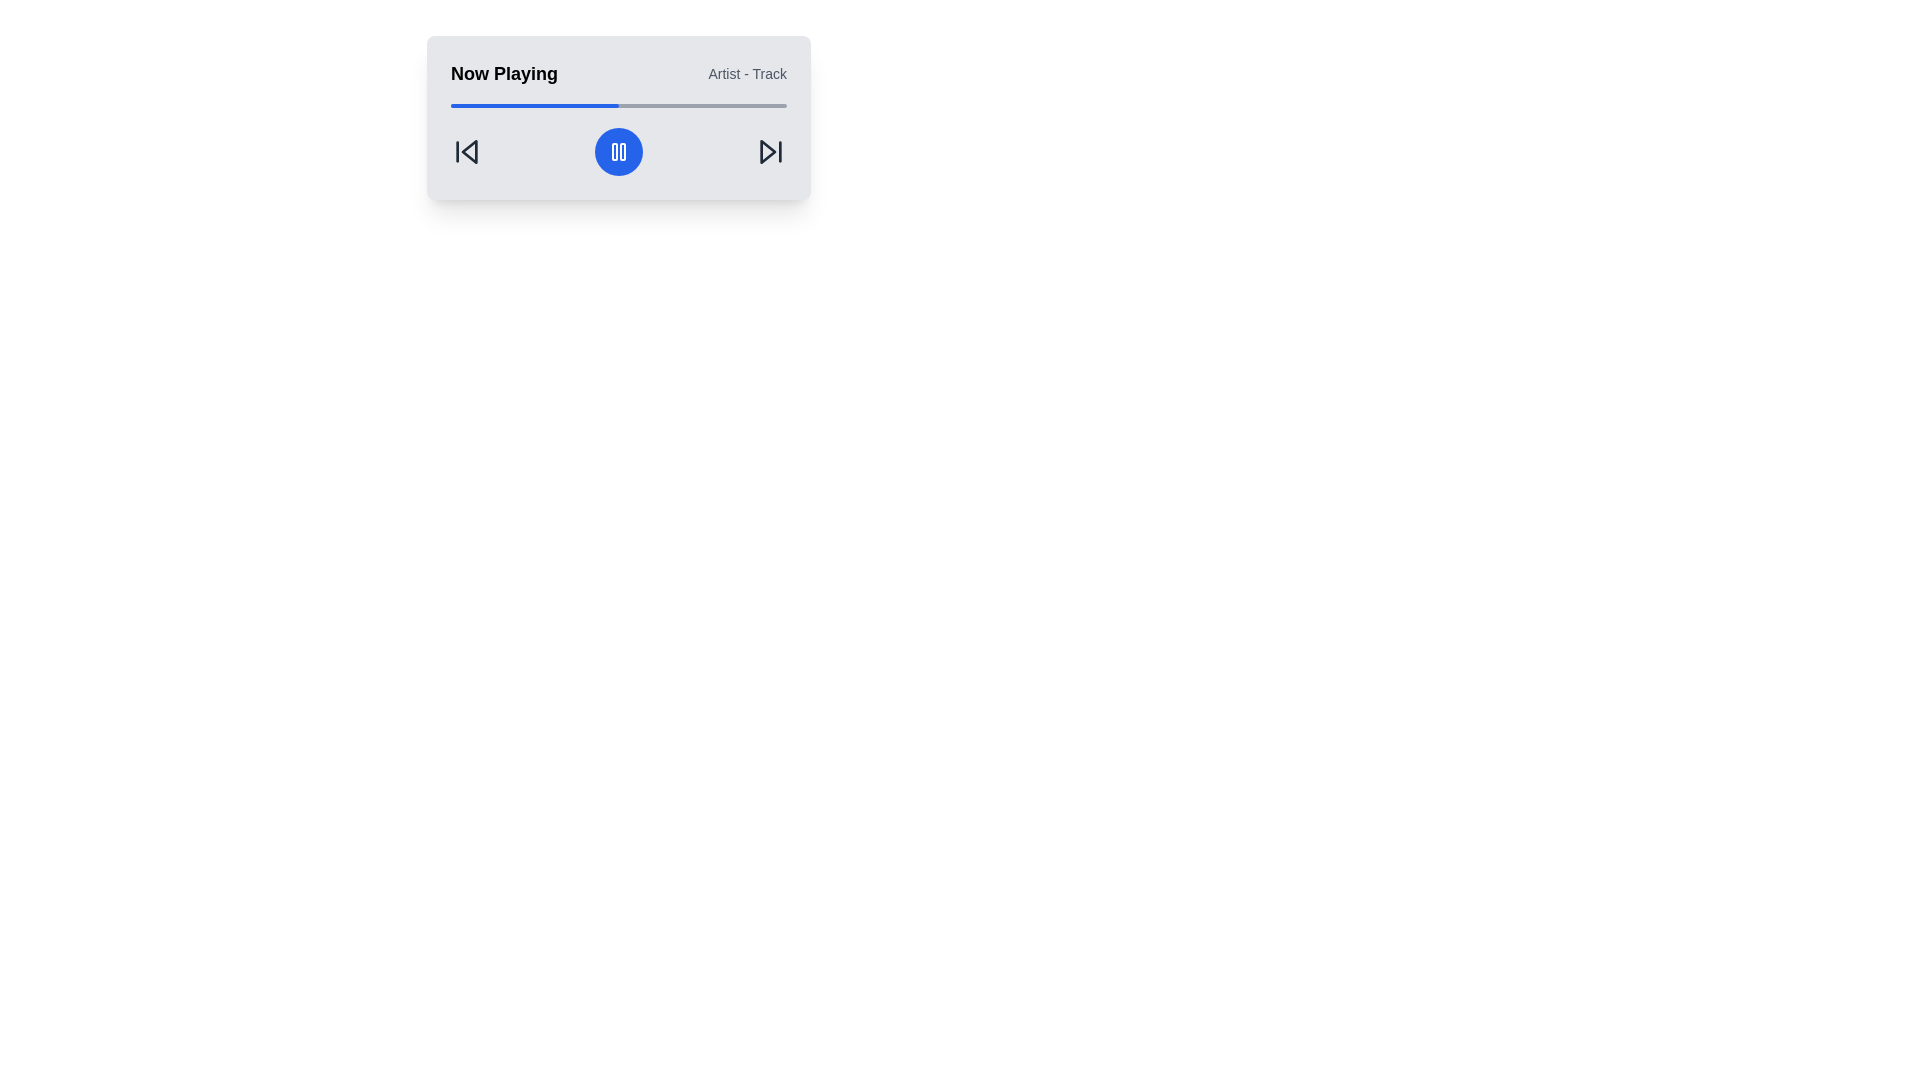  I want to click on the left rectangle of the pause icon, so click(613, 150).